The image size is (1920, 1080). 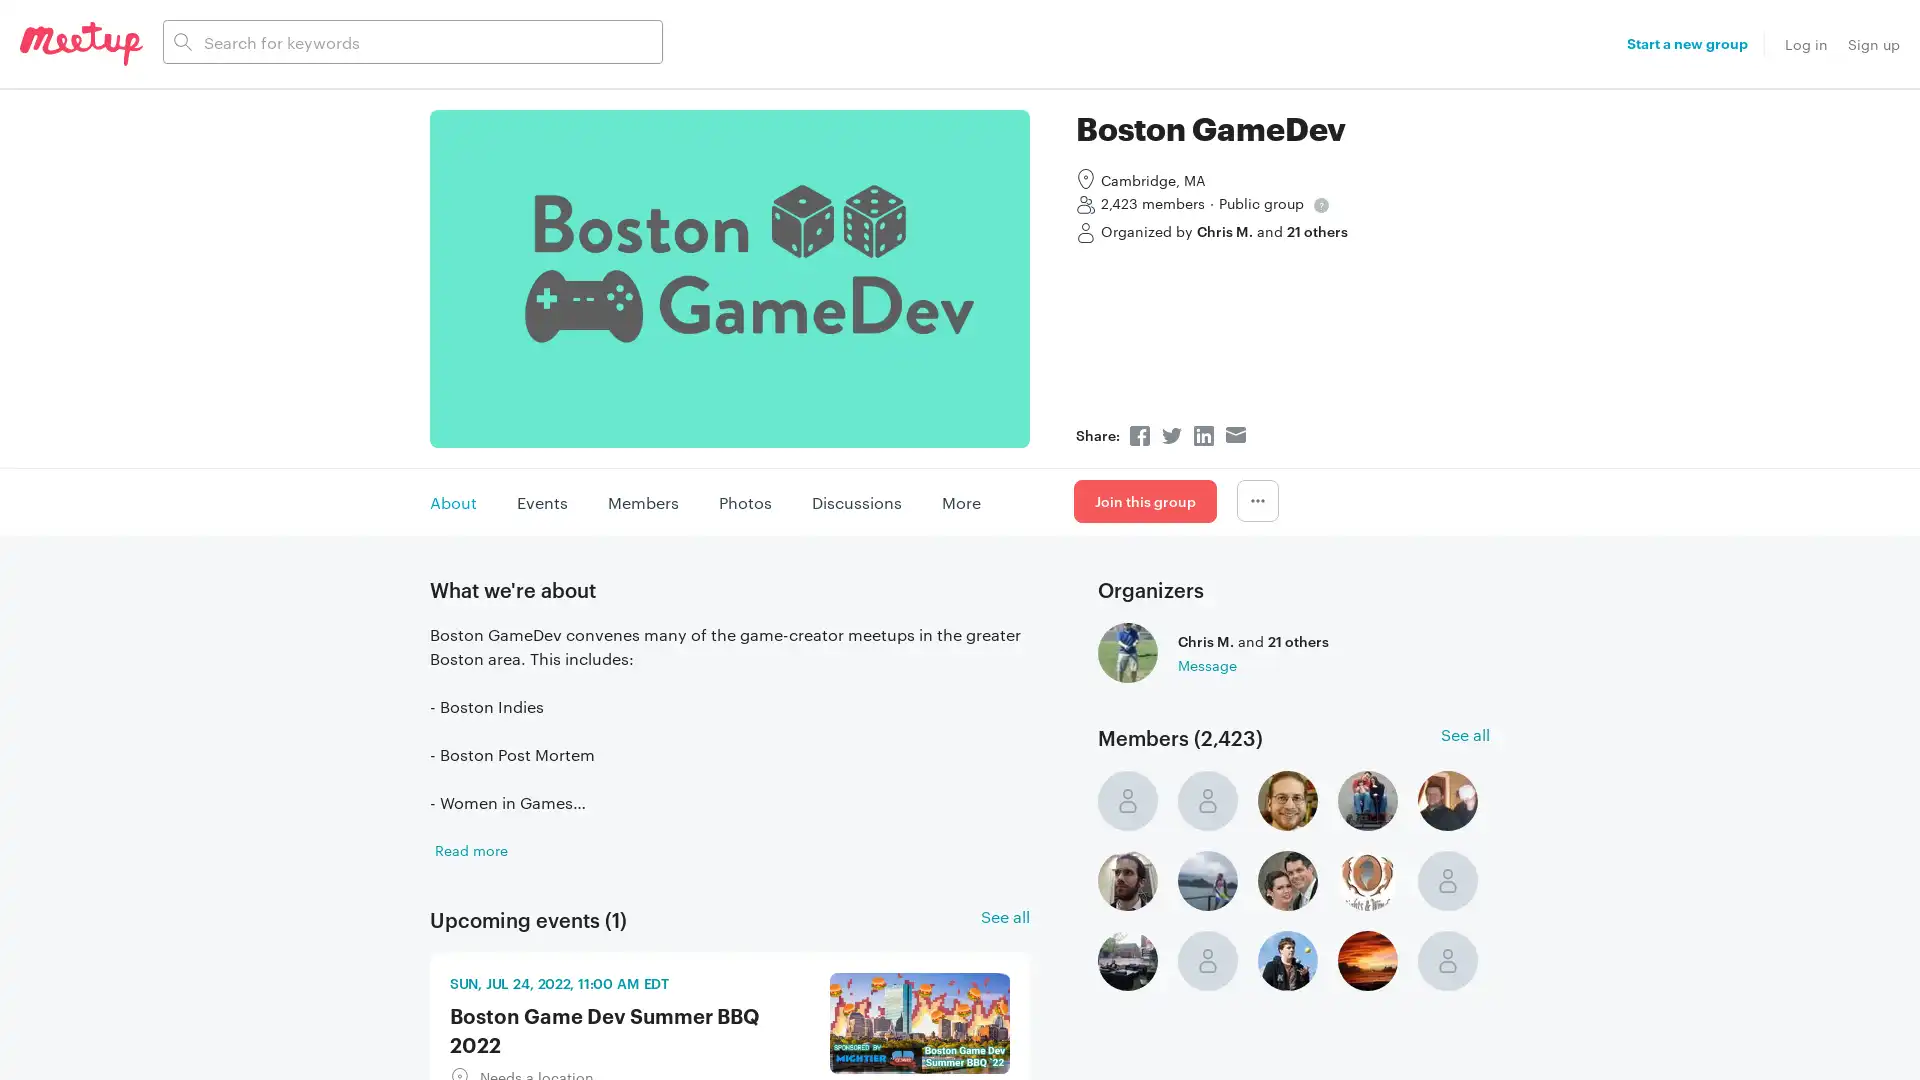 What do you see at coordinates (470, 848) in the screenshot?
I see `Read more` at bounding box center [470, 848].